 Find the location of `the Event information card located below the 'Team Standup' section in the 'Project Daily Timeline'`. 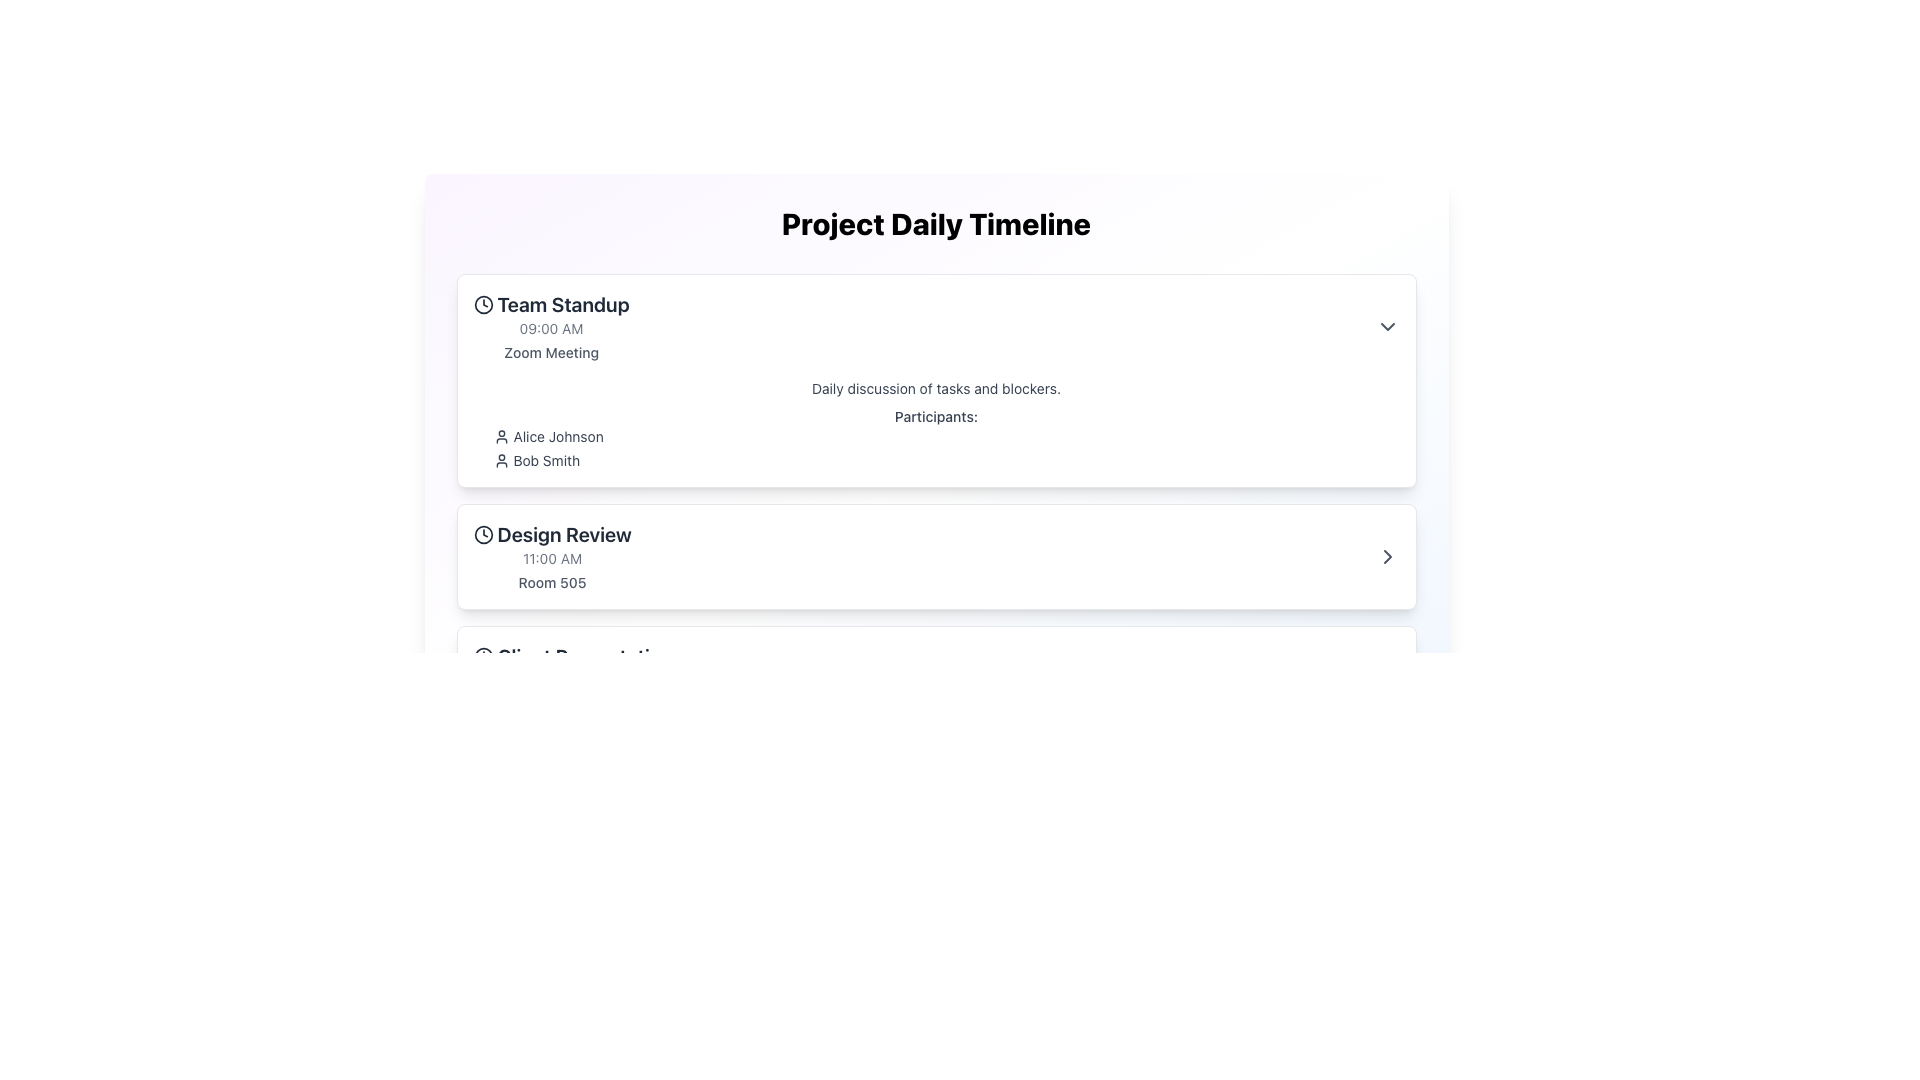

the Event information card located below the 'Team Standup' section in the 'Project Daily Timeline' is located at coordinates (935, 556).